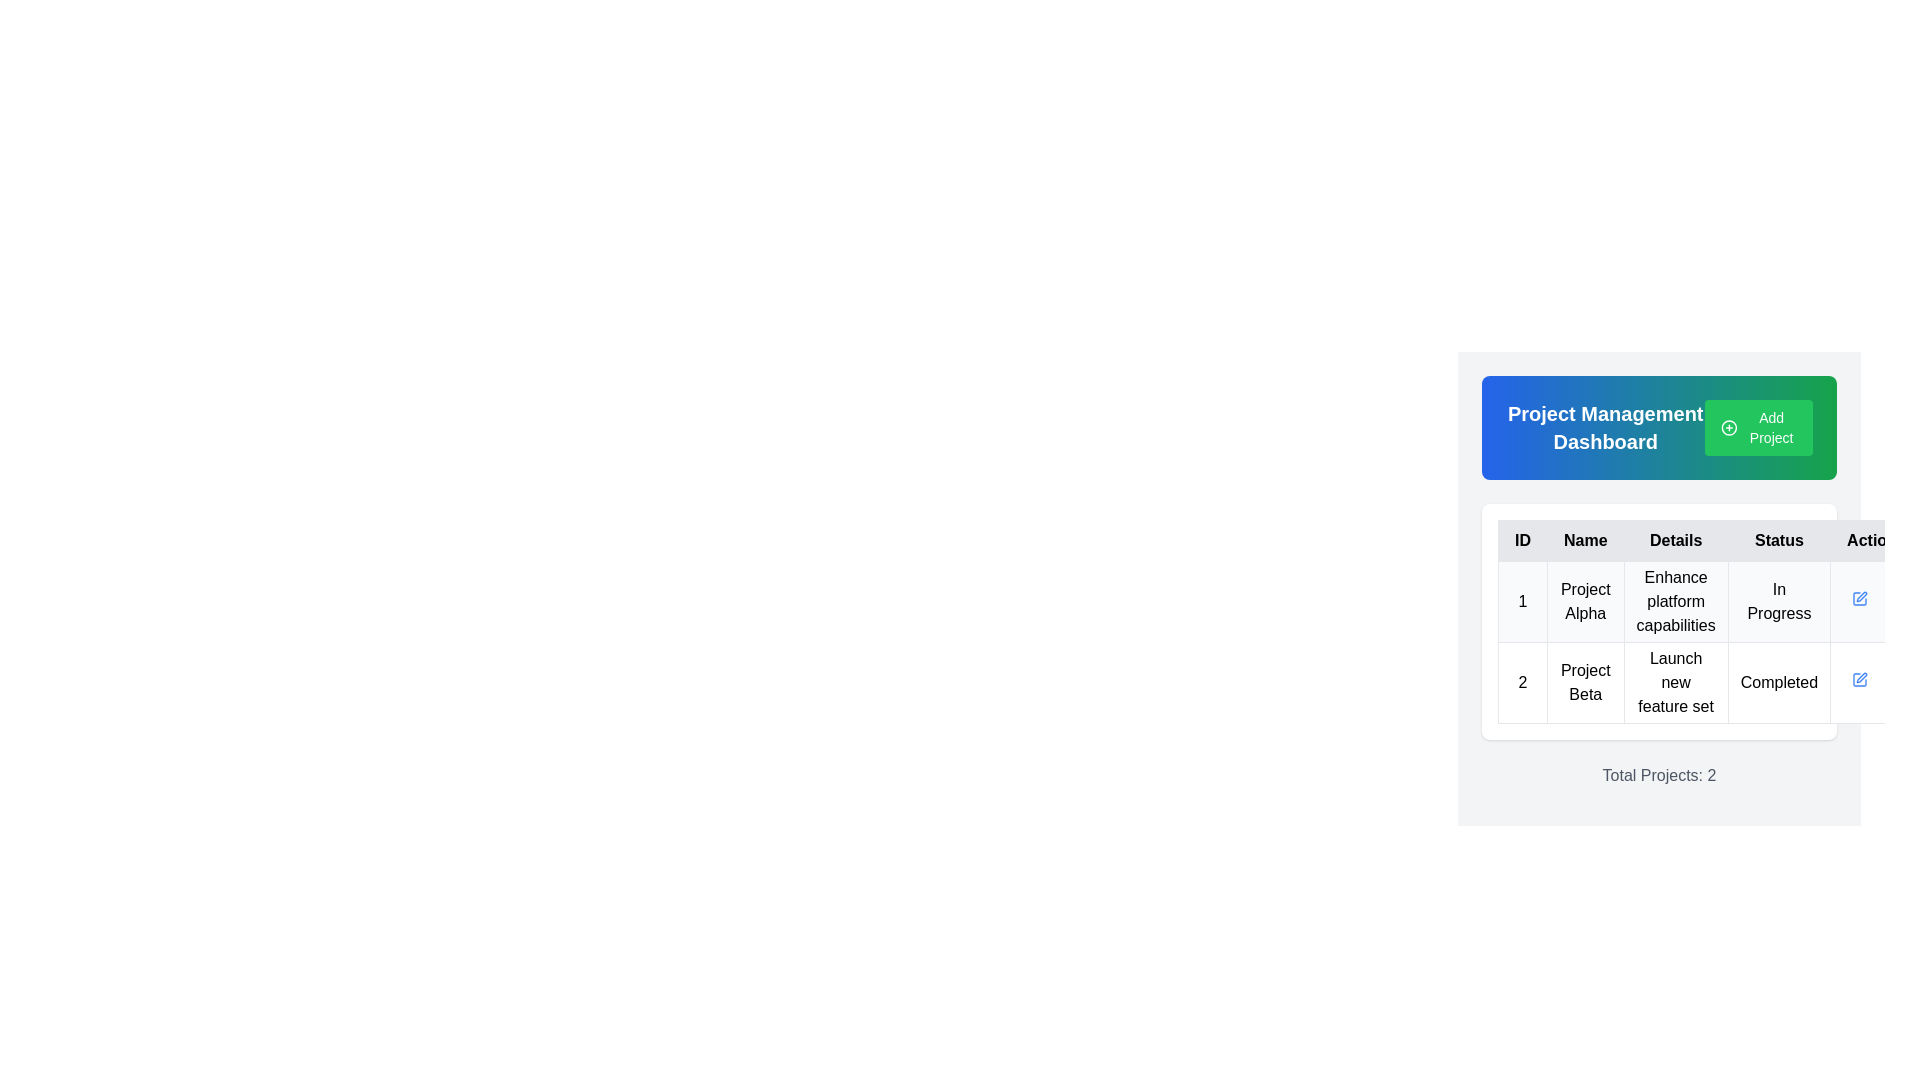 This screenshot has height=1080, width=1920. What do you see at coordinates (1779, 540) in the screenshot?
I see `the 'Status' static text label in the table header, which is positioned between the 'Details' and 'Actions' headers` at bounding box center [1779, 540].